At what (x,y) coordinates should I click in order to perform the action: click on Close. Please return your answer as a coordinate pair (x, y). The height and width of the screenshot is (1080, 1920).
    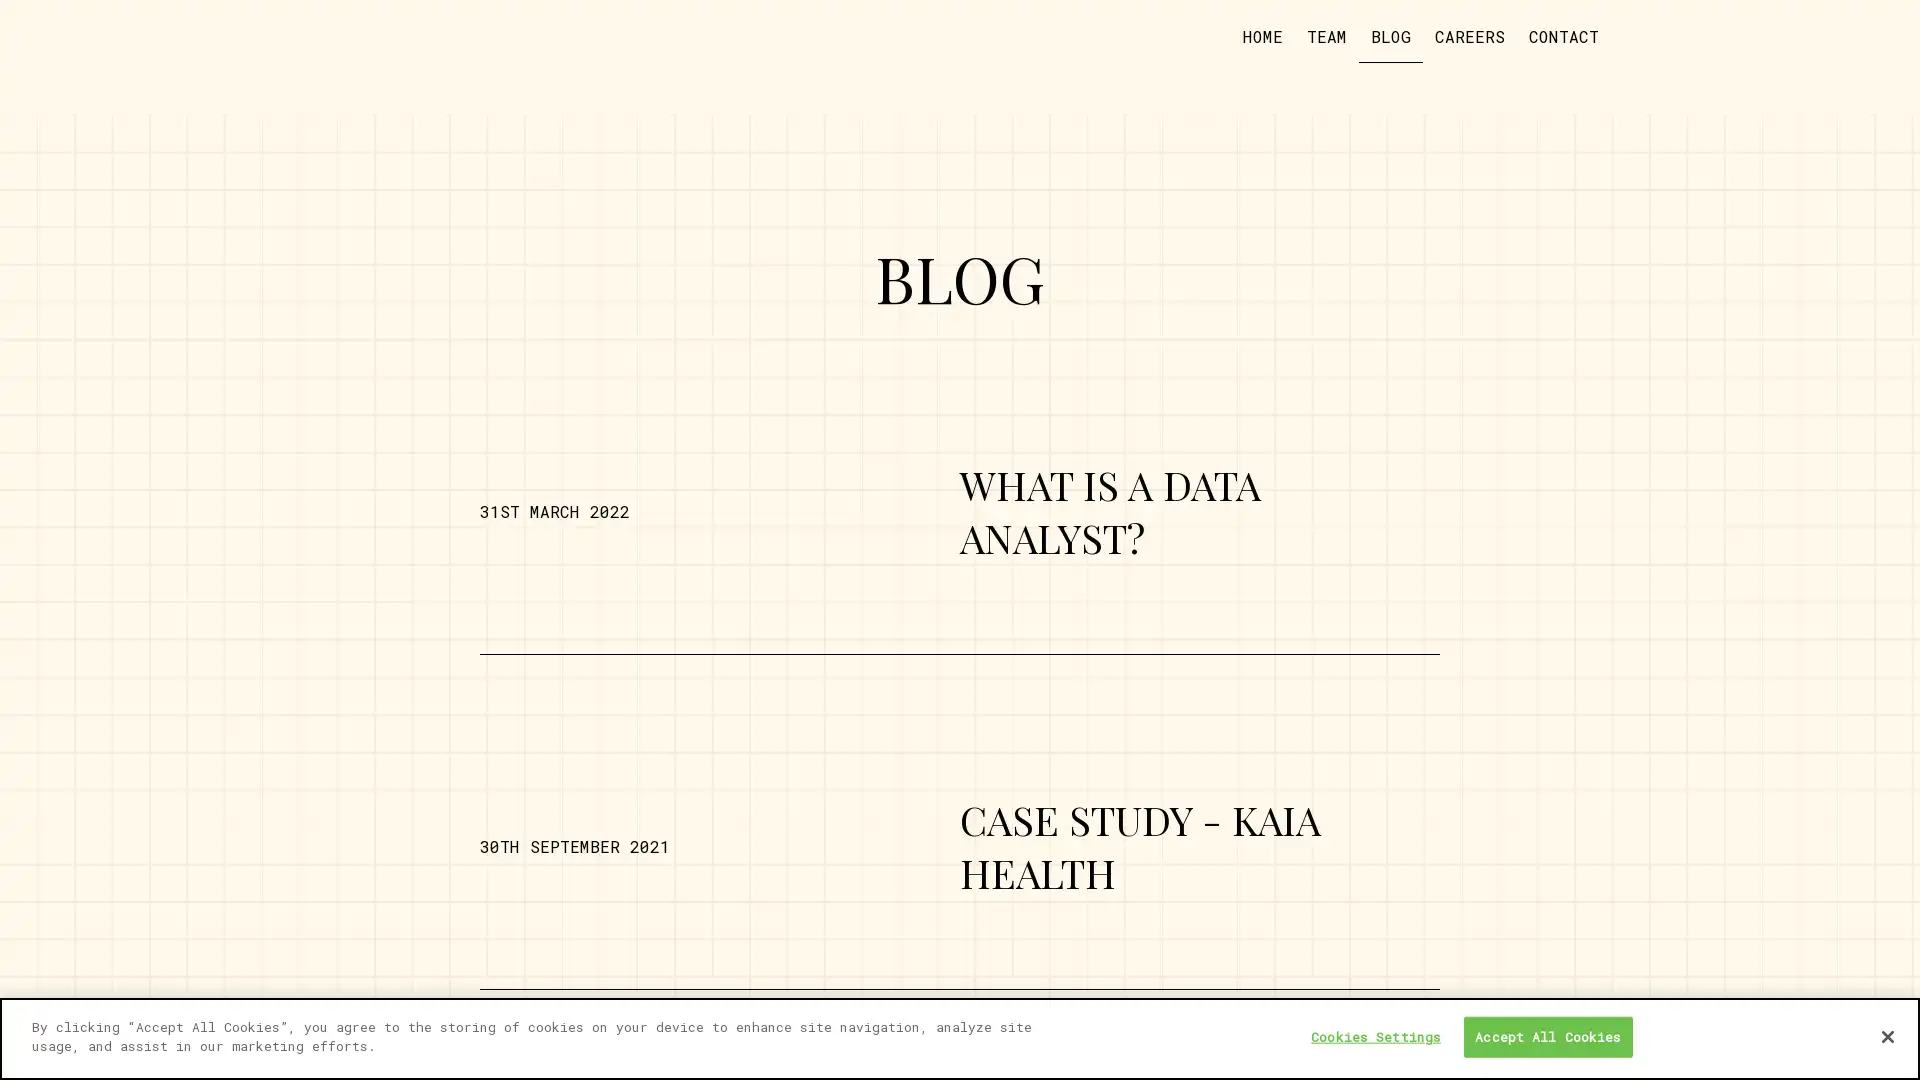
    Looking at the image, I should click on (1886, 1035).